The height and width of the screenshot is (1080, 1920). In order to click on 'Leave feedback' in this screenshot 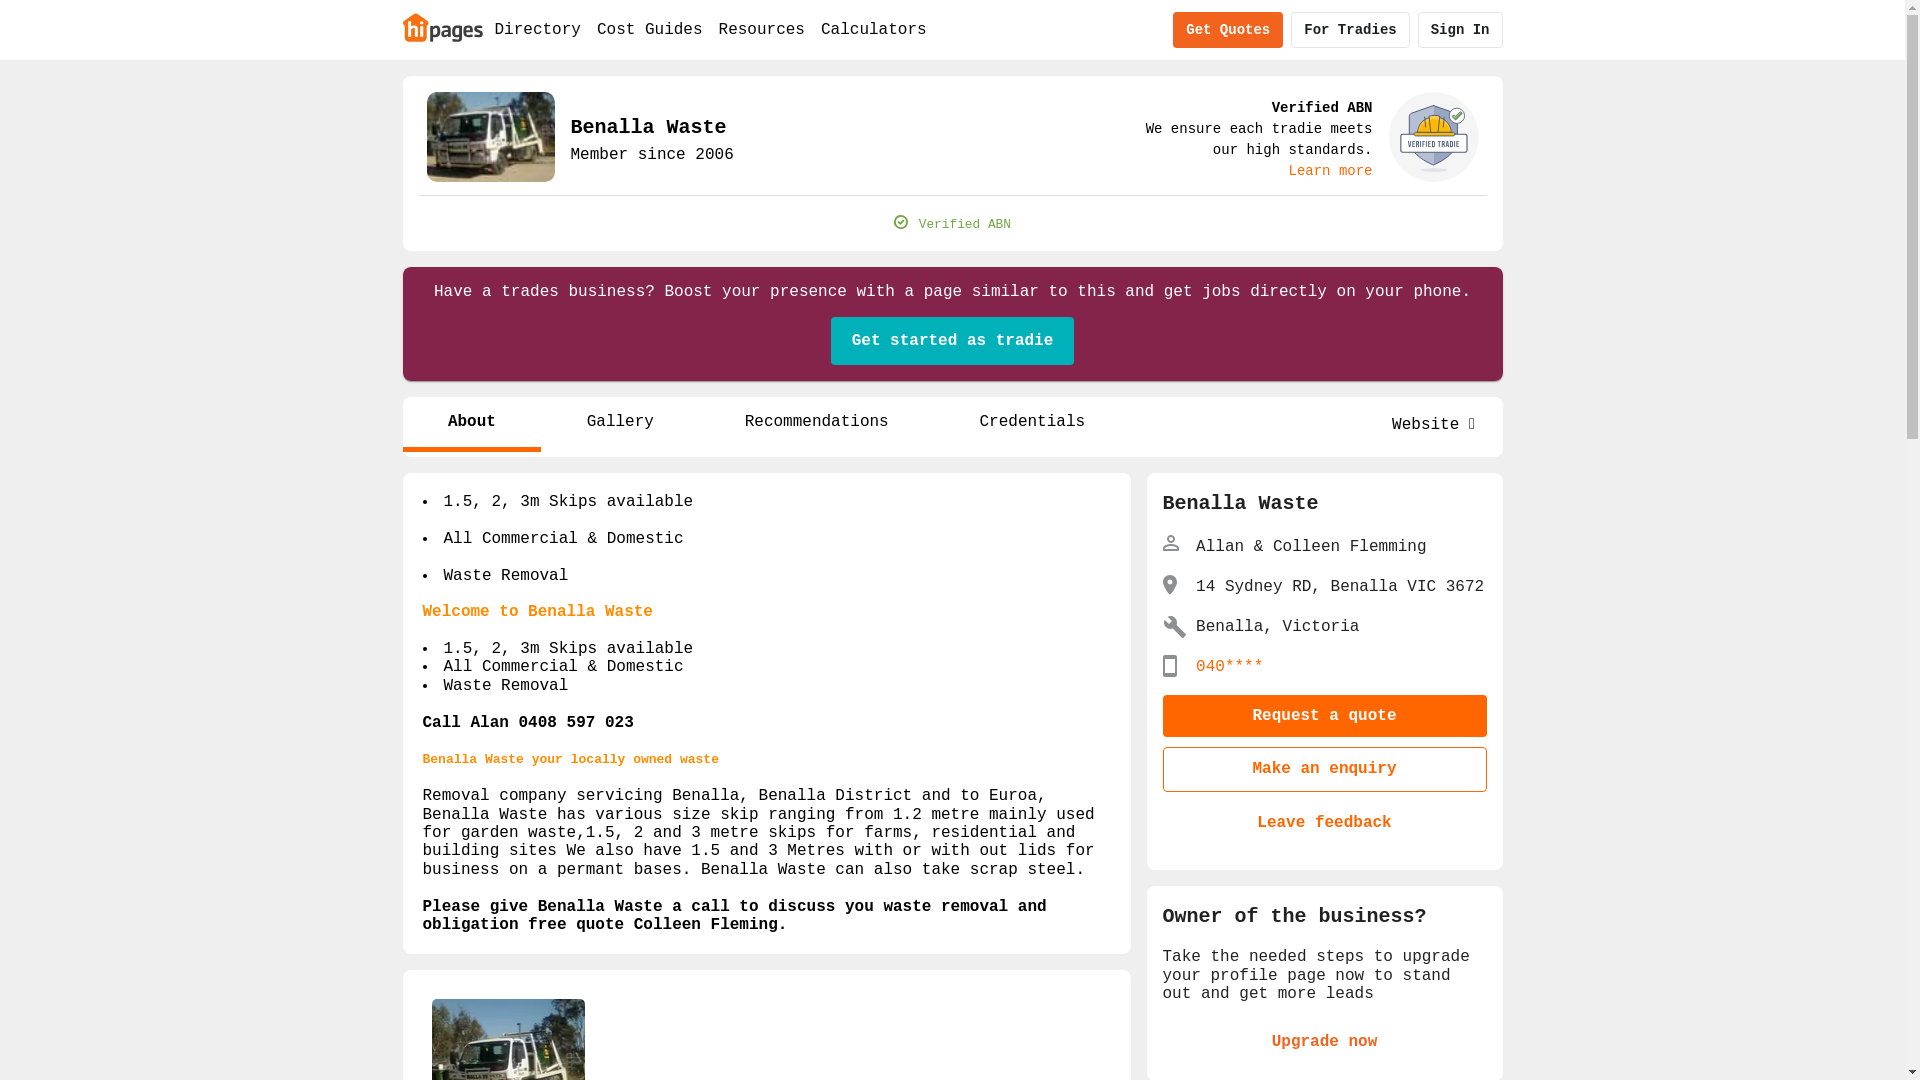, I will do `click(1324, 822)`.